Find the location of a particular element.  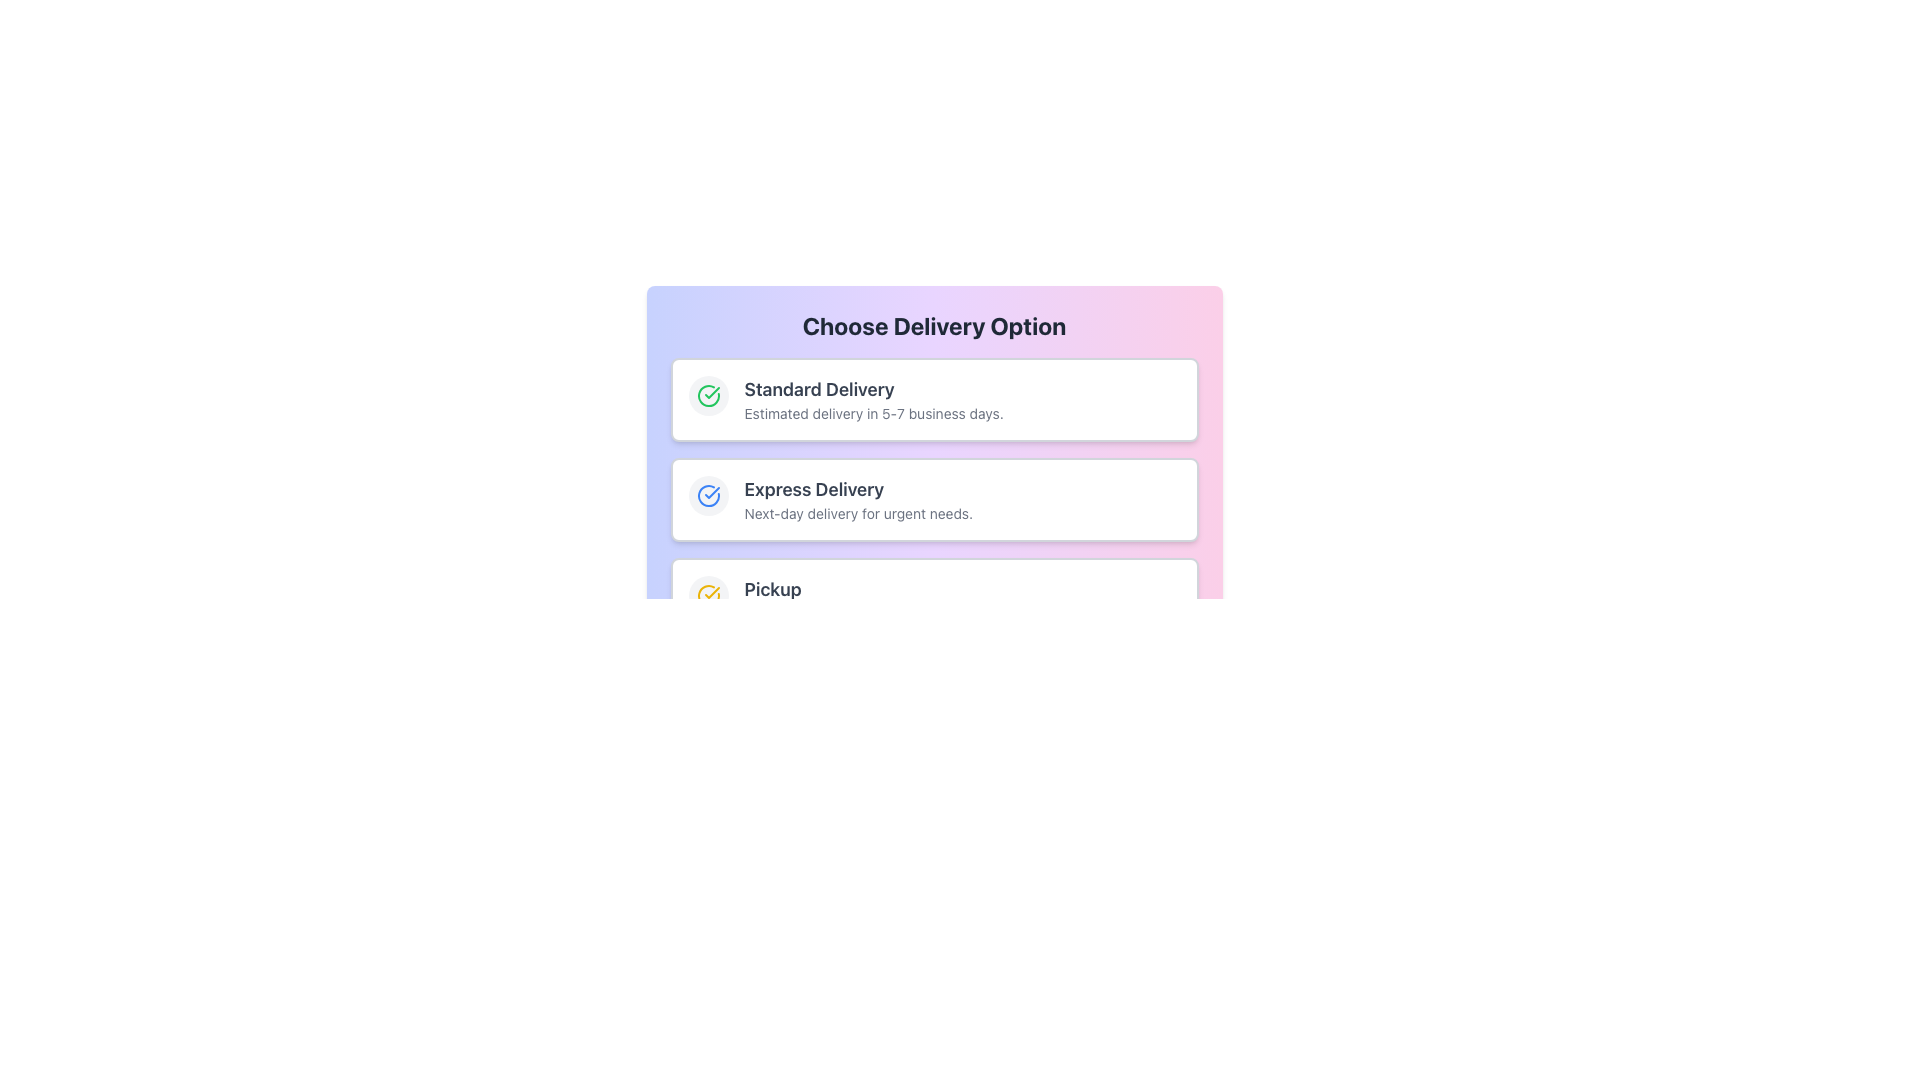

the text line displaying 'Estimated delivery in 5-7 business days', which is located directly beneath the title 'Standard Delivery' in the delivery option selection interface is located at coordinates (962, 412).